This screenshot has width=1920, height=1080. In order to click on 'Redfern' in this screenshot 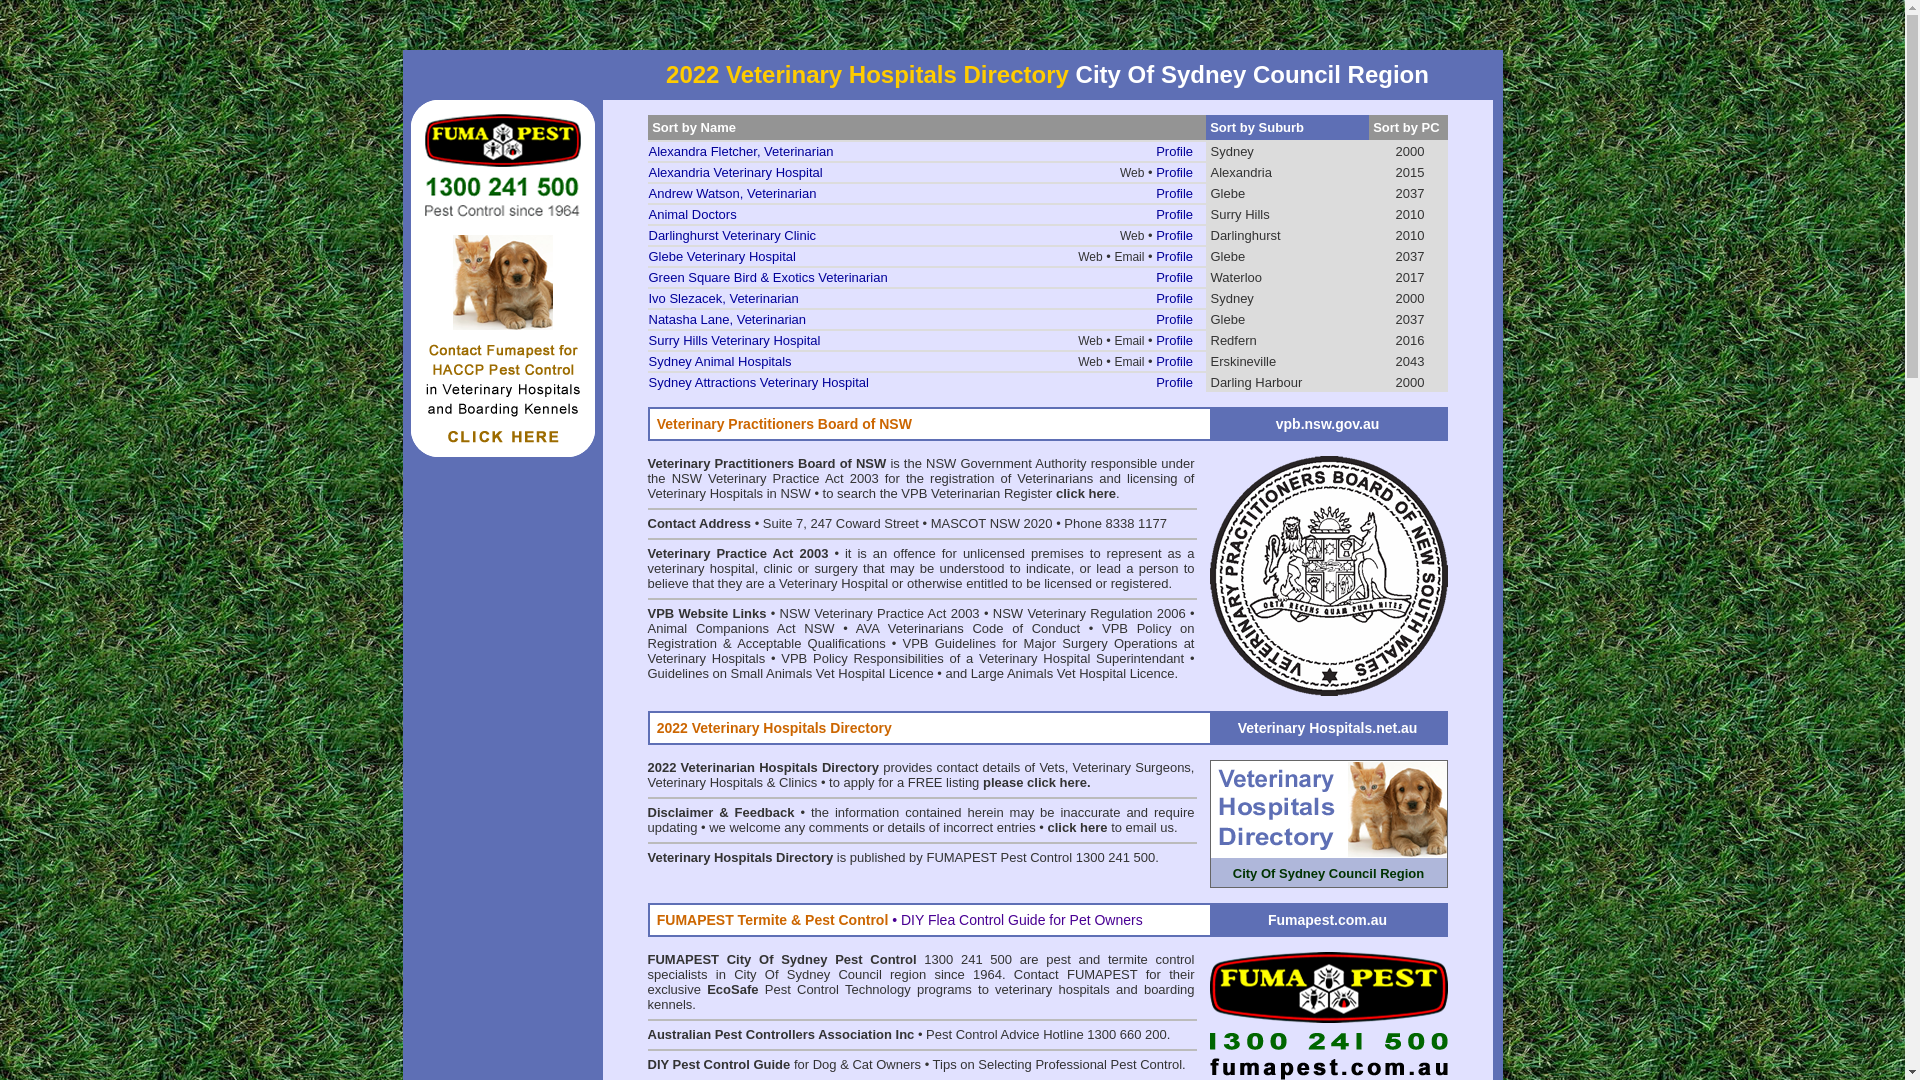, I will do `click(1208, 339)`.